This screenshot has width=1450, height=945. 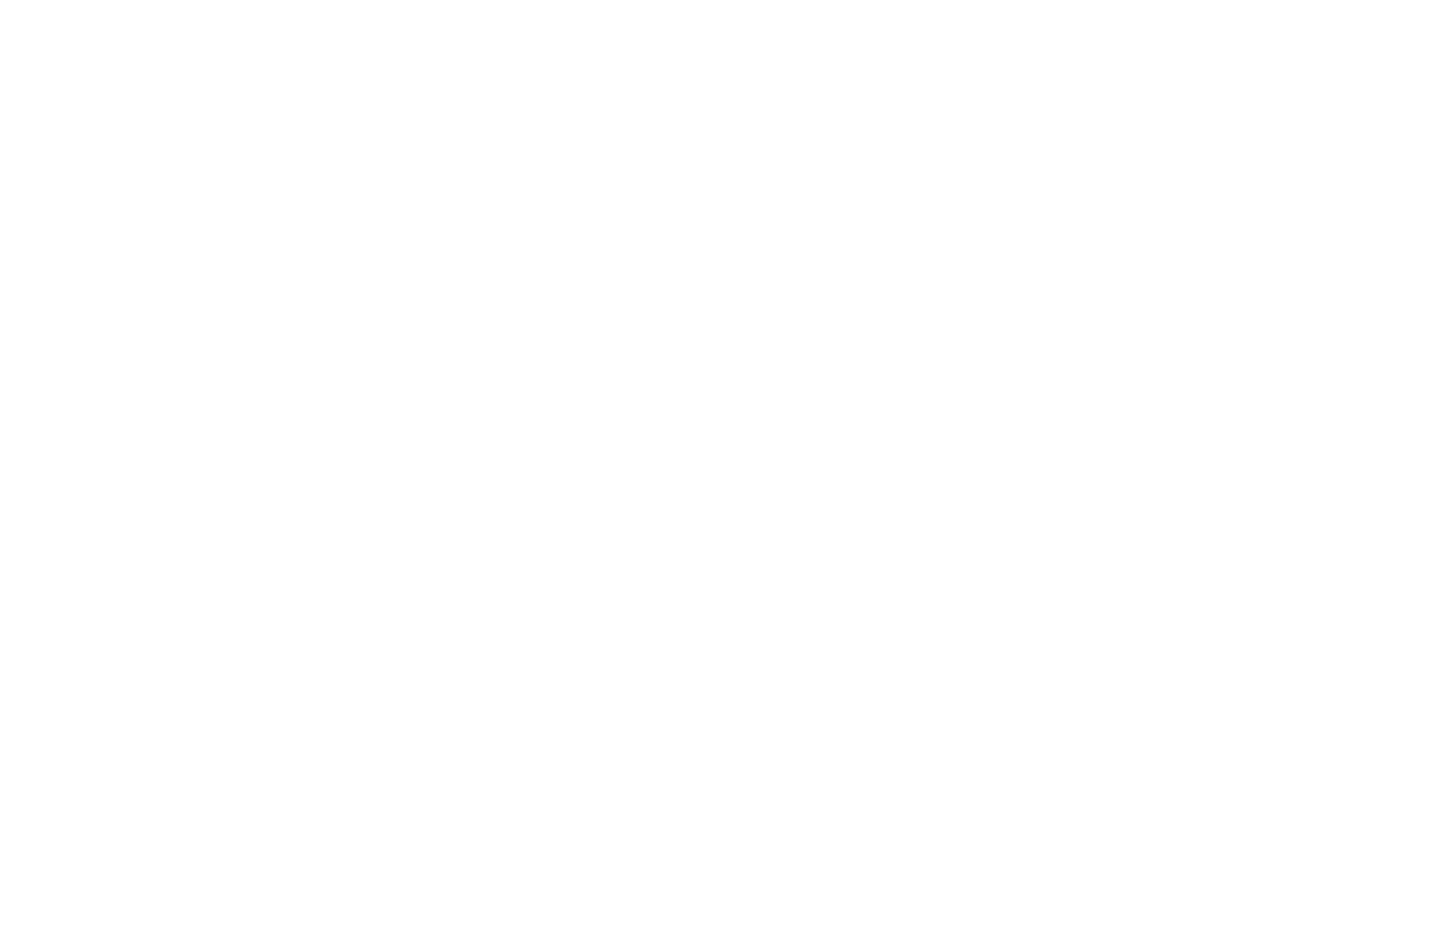 What do you see at coordinates (814, 607) in the screenshot?
I see `'Diplomvej 381, 2800 Kgs. Lyngby, Denmark'` at bounding box center [814, 607].